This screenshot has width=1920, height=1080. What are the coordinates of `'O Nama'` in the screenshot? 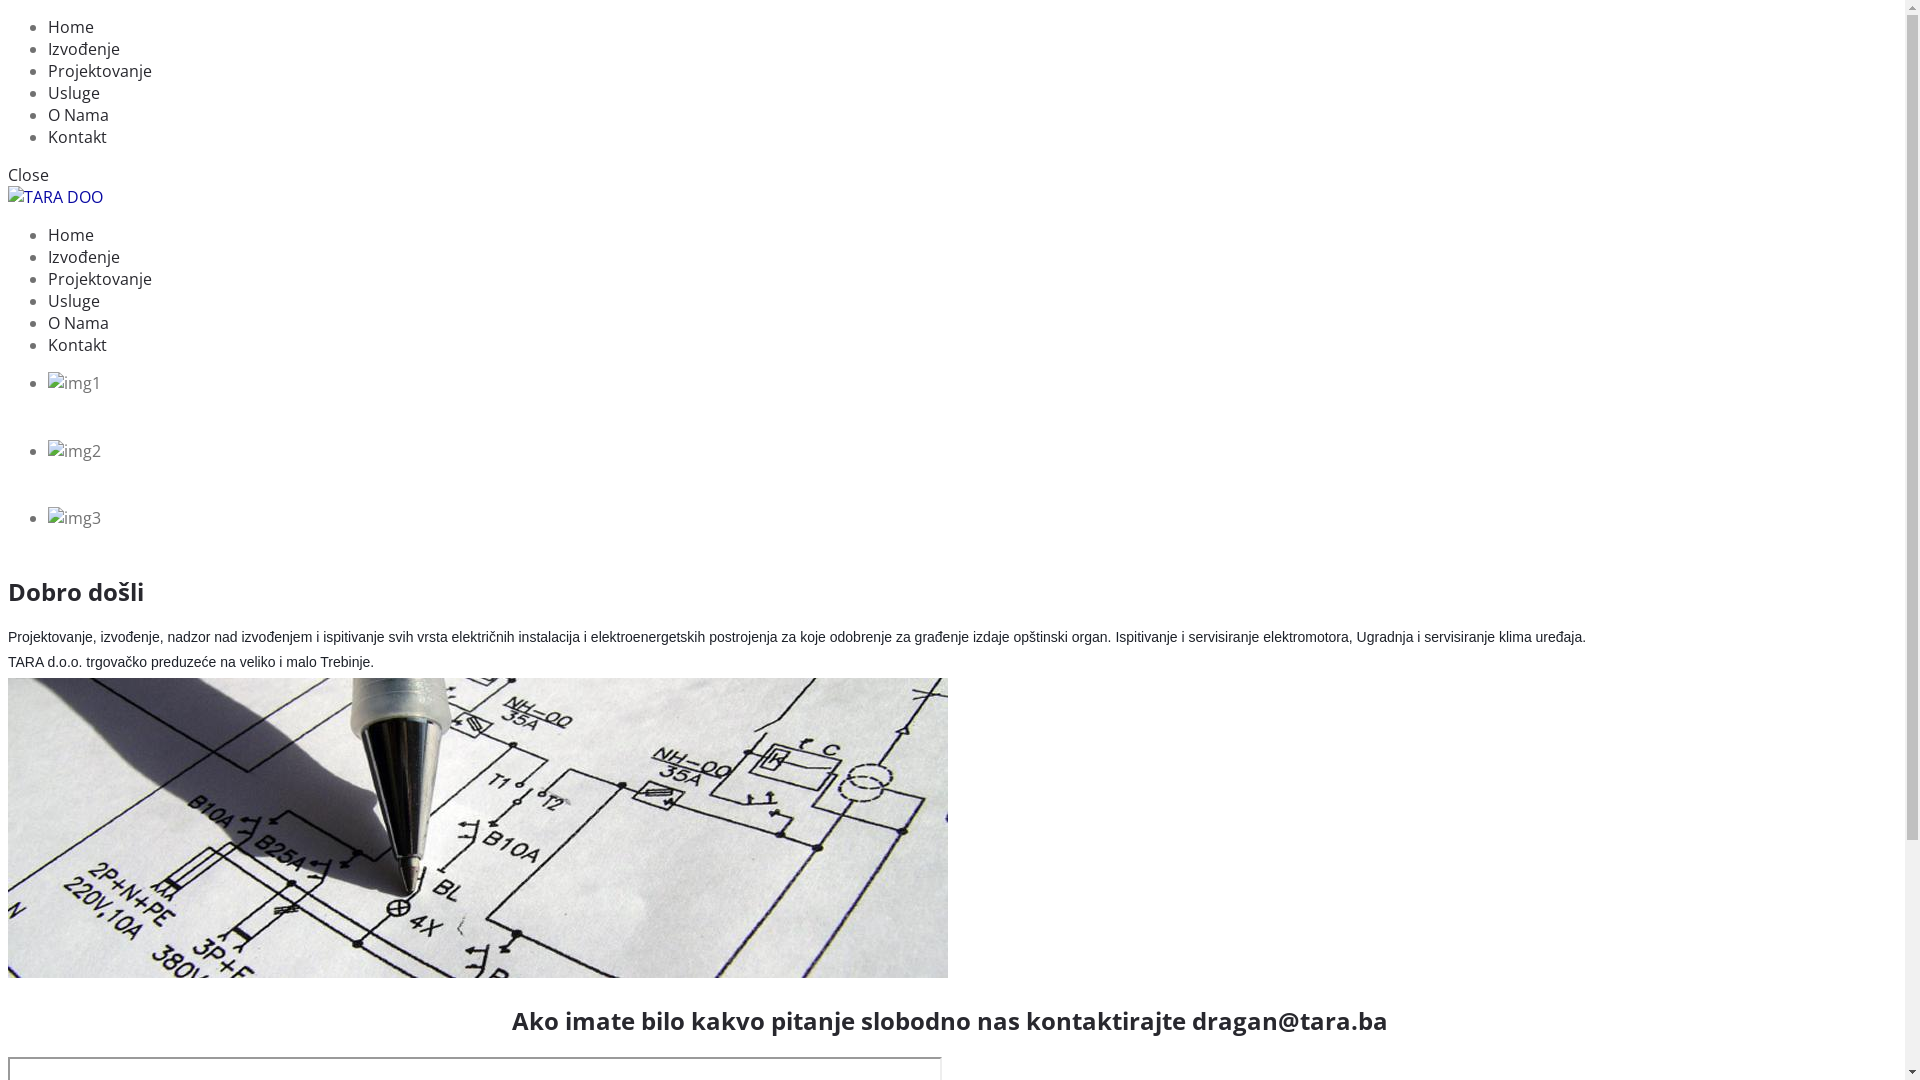 It's located at (78, 115).